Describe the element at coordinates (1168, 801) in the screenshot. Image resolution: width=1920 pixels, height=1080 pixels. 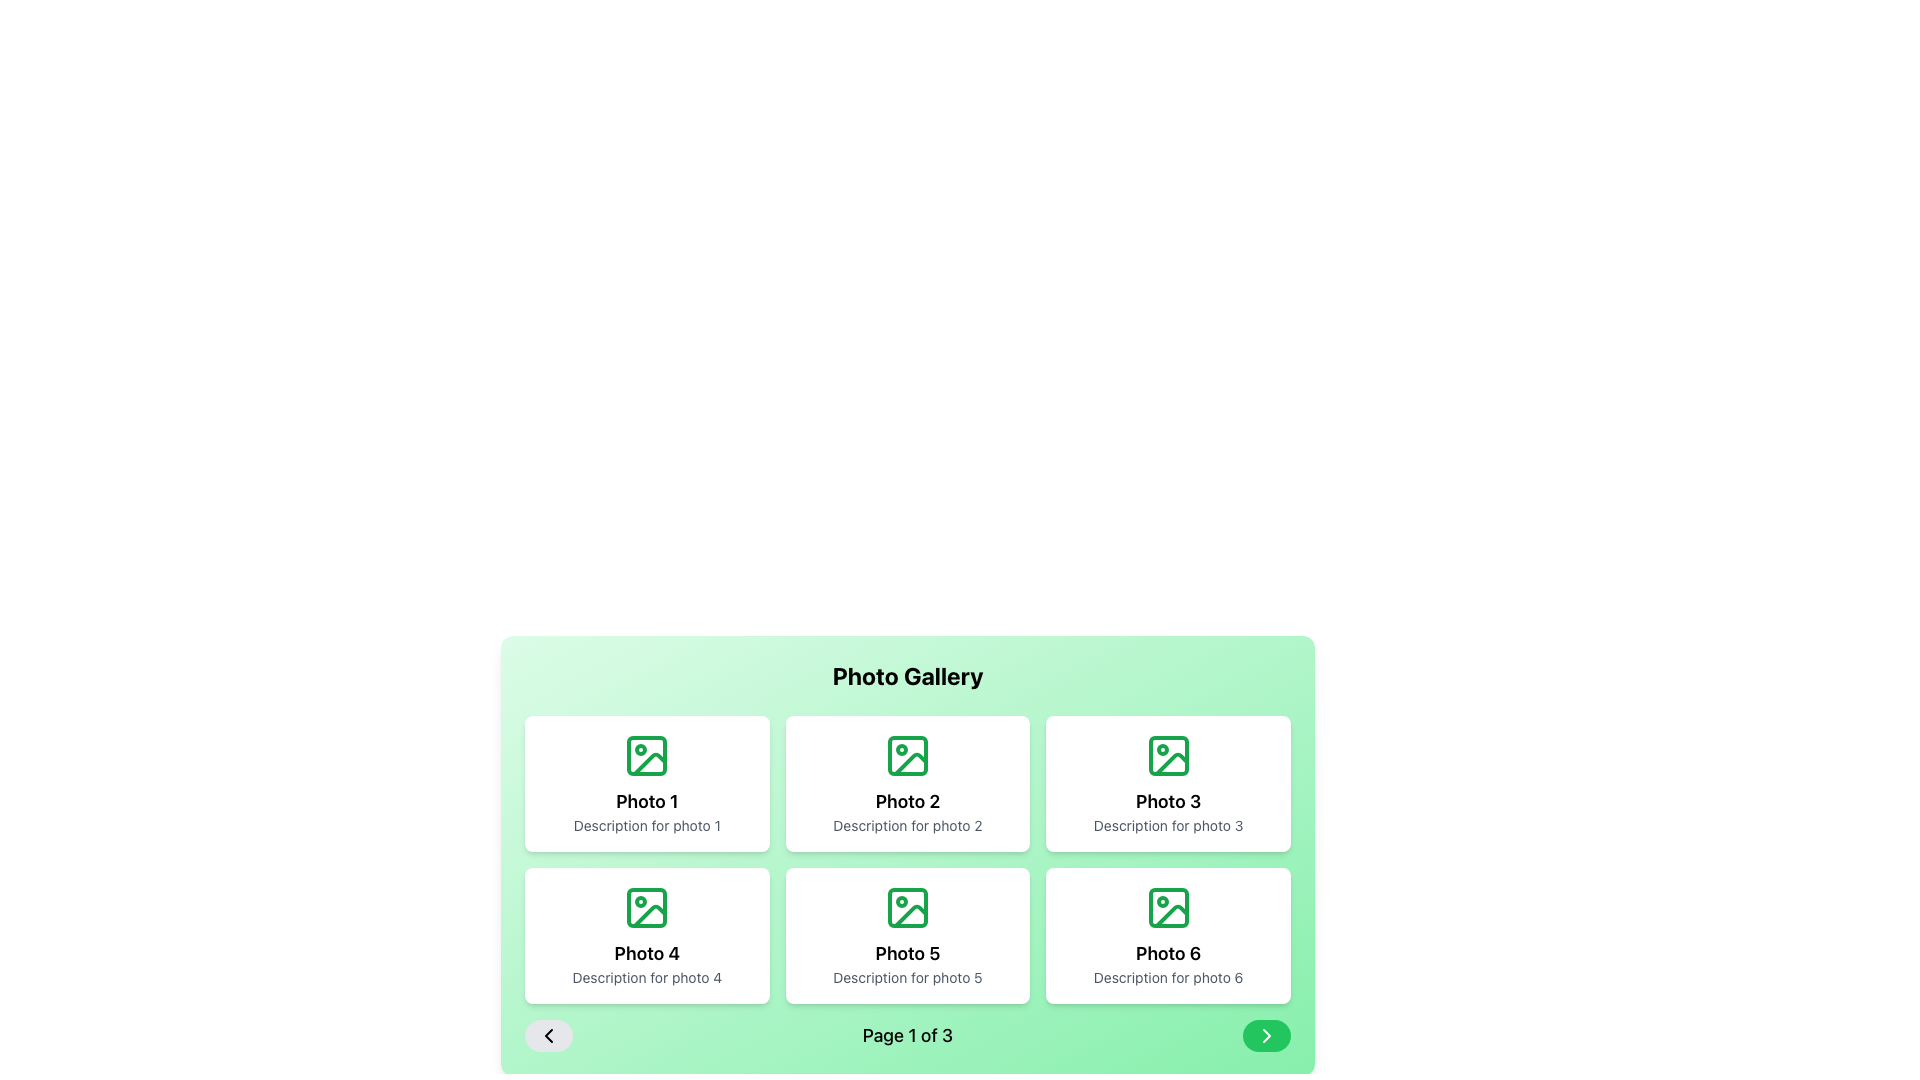
I see `the 'Photo 3' text block` at that location.